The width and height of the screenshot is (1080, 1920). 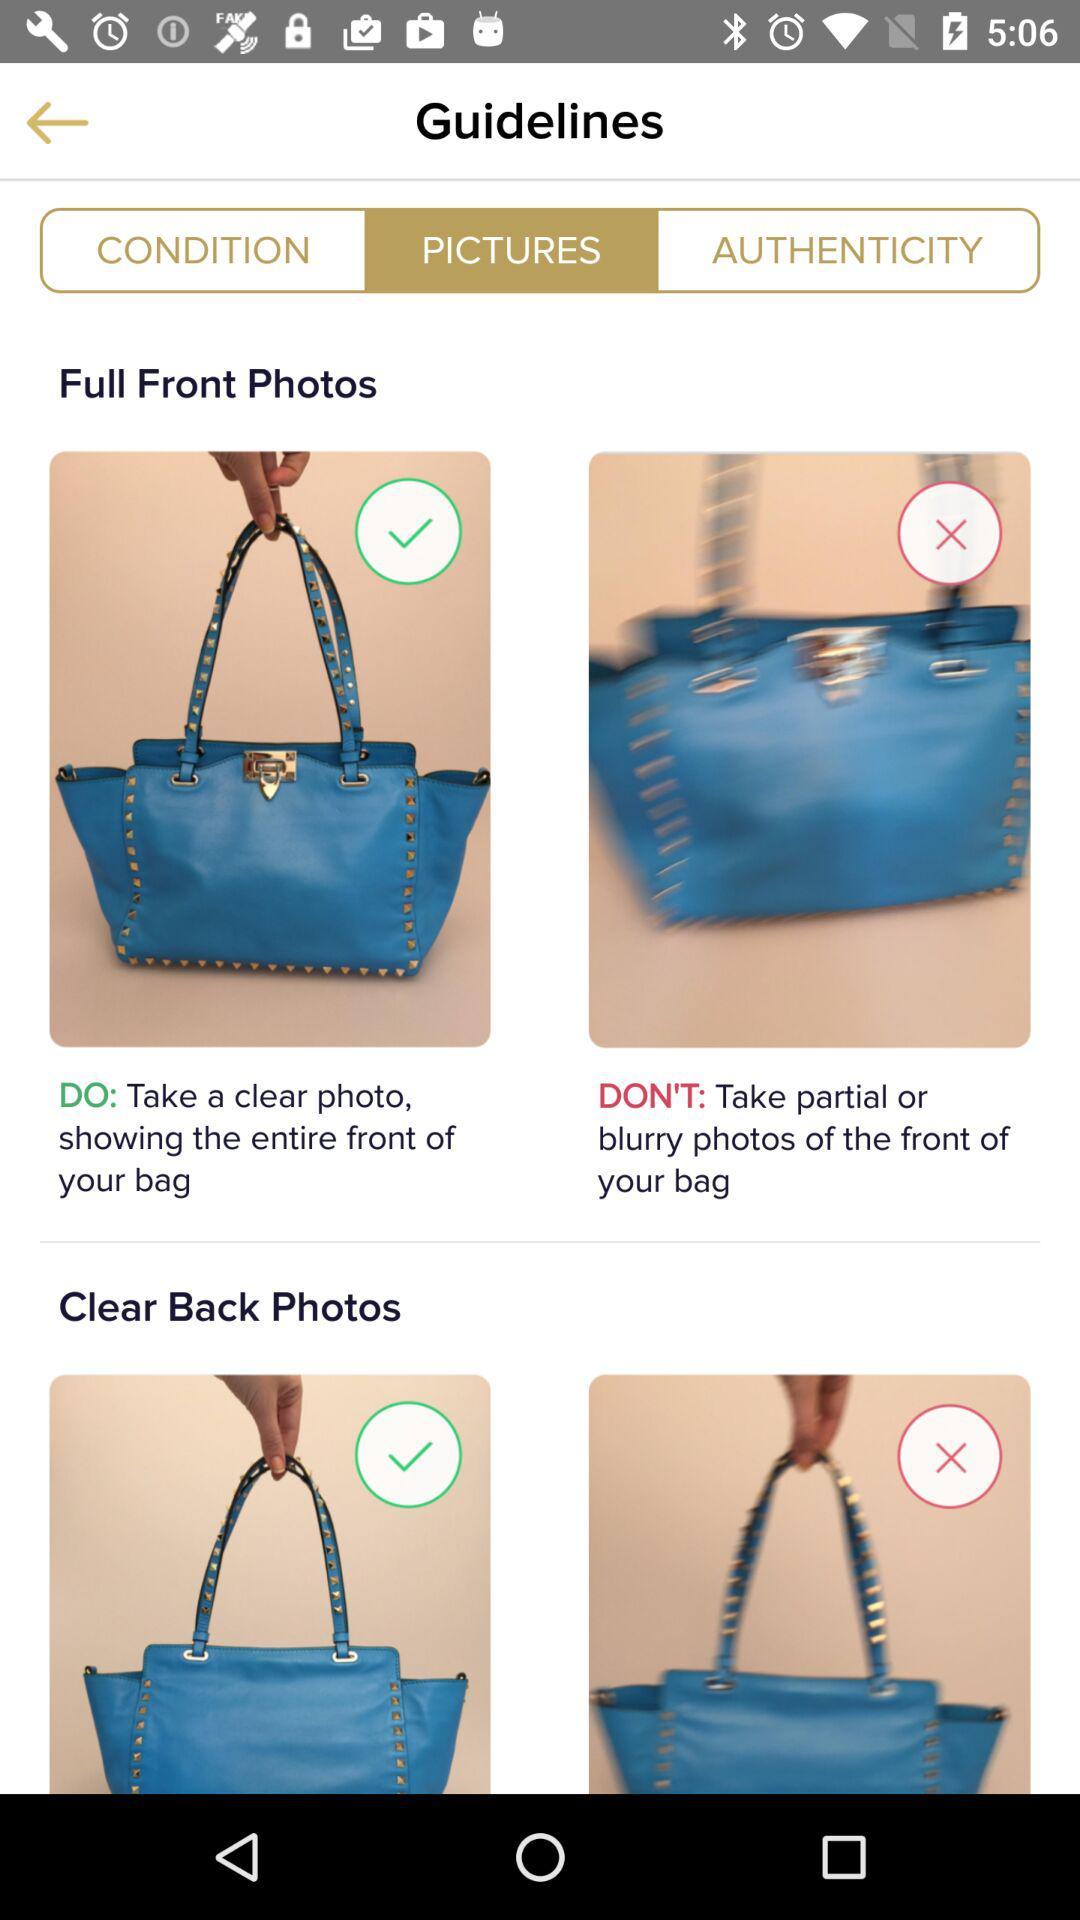 What do you see at coordinates (510, 249) in the screenshot?
I see `icon above the full front photos` at bounding box center [510, 249].